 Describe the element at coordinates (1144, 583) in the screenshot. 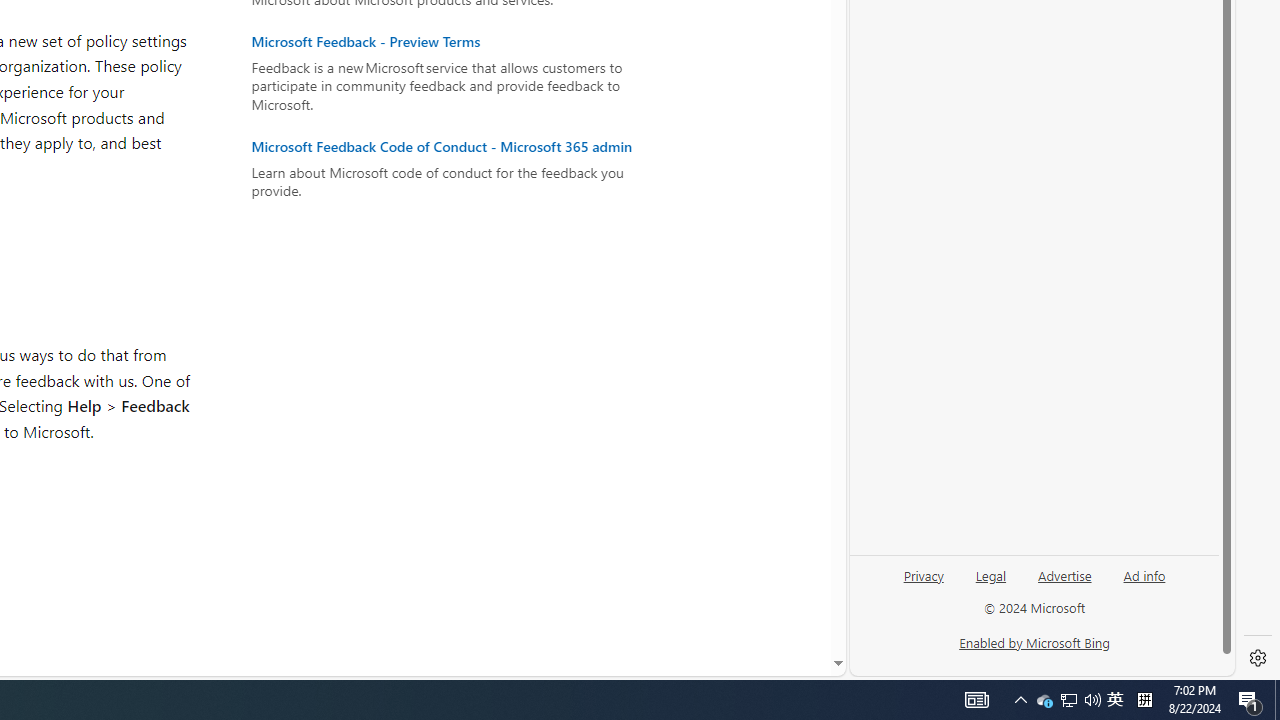

I see `'Ad info'` at that location.